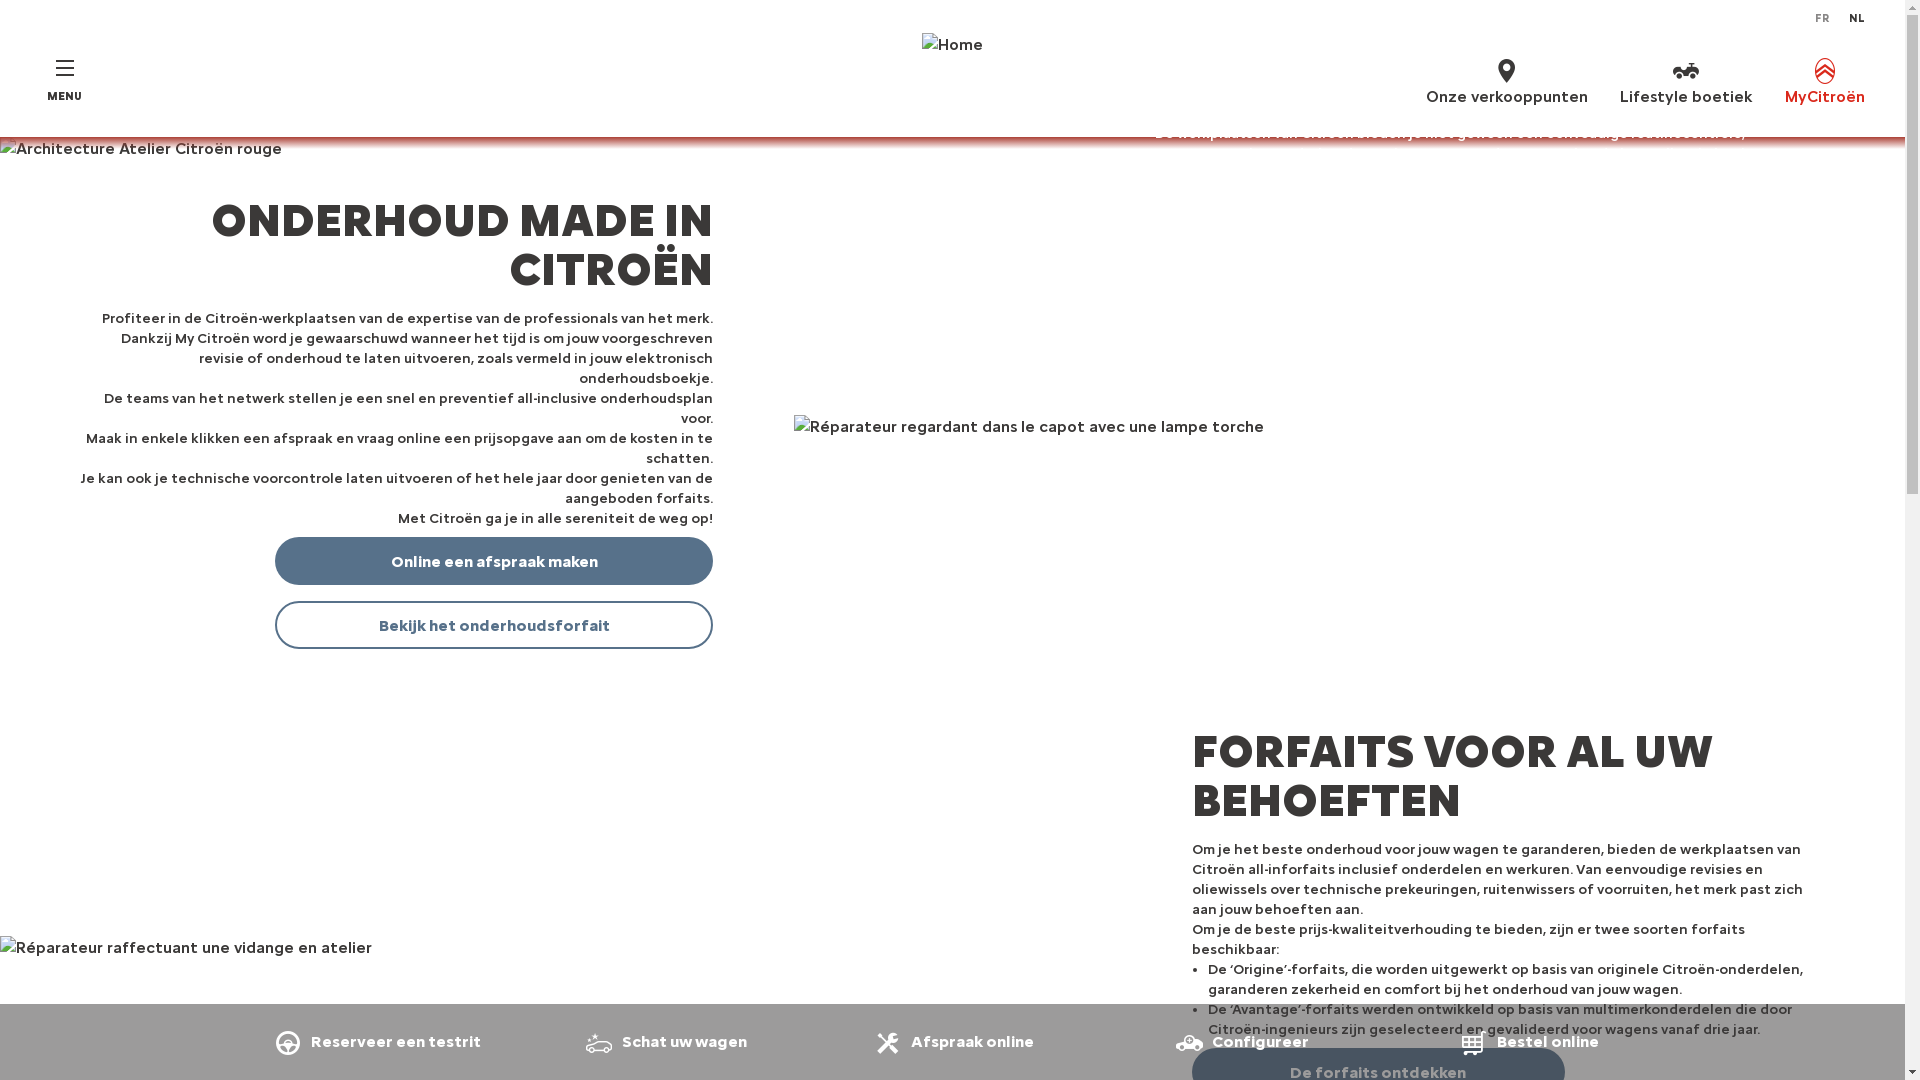  I want to click on 'MENU', so click(64, 80).